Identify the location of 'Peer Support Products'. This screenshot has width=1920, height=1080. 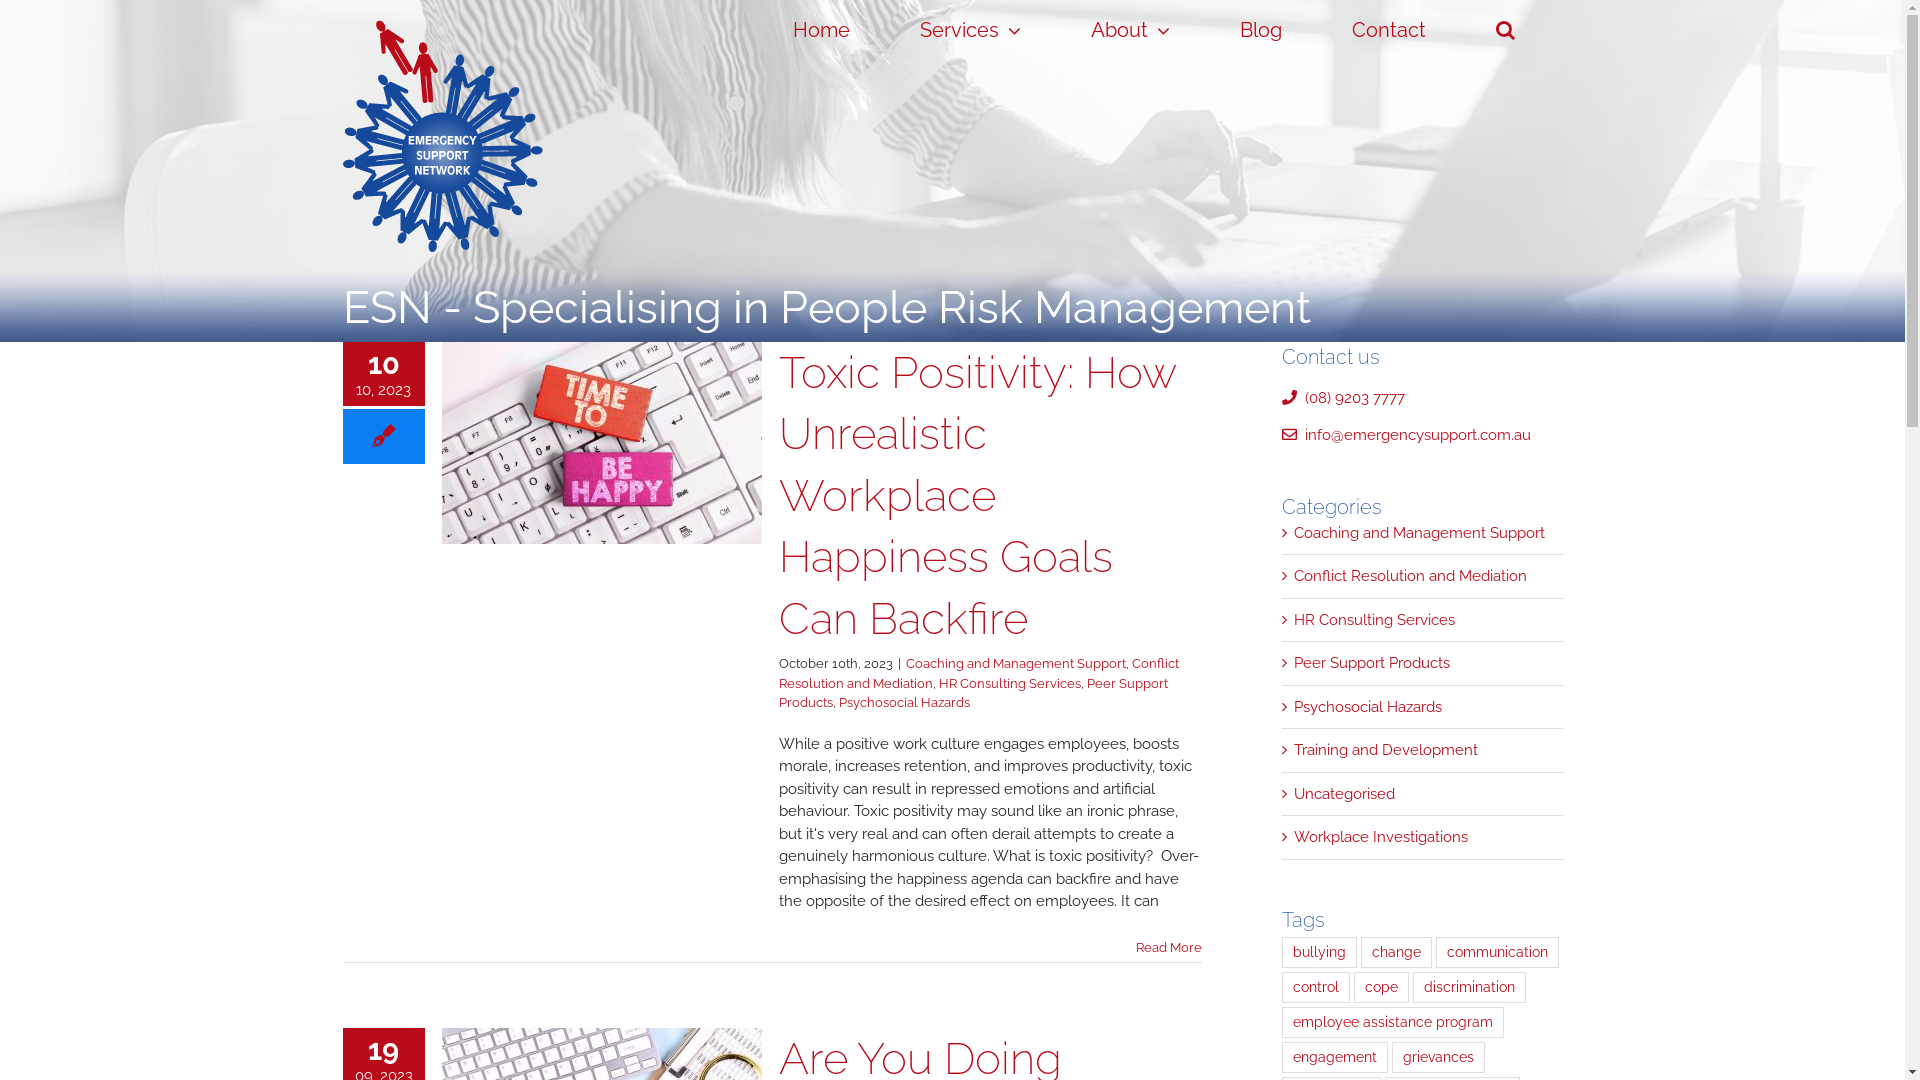
(776, 692).